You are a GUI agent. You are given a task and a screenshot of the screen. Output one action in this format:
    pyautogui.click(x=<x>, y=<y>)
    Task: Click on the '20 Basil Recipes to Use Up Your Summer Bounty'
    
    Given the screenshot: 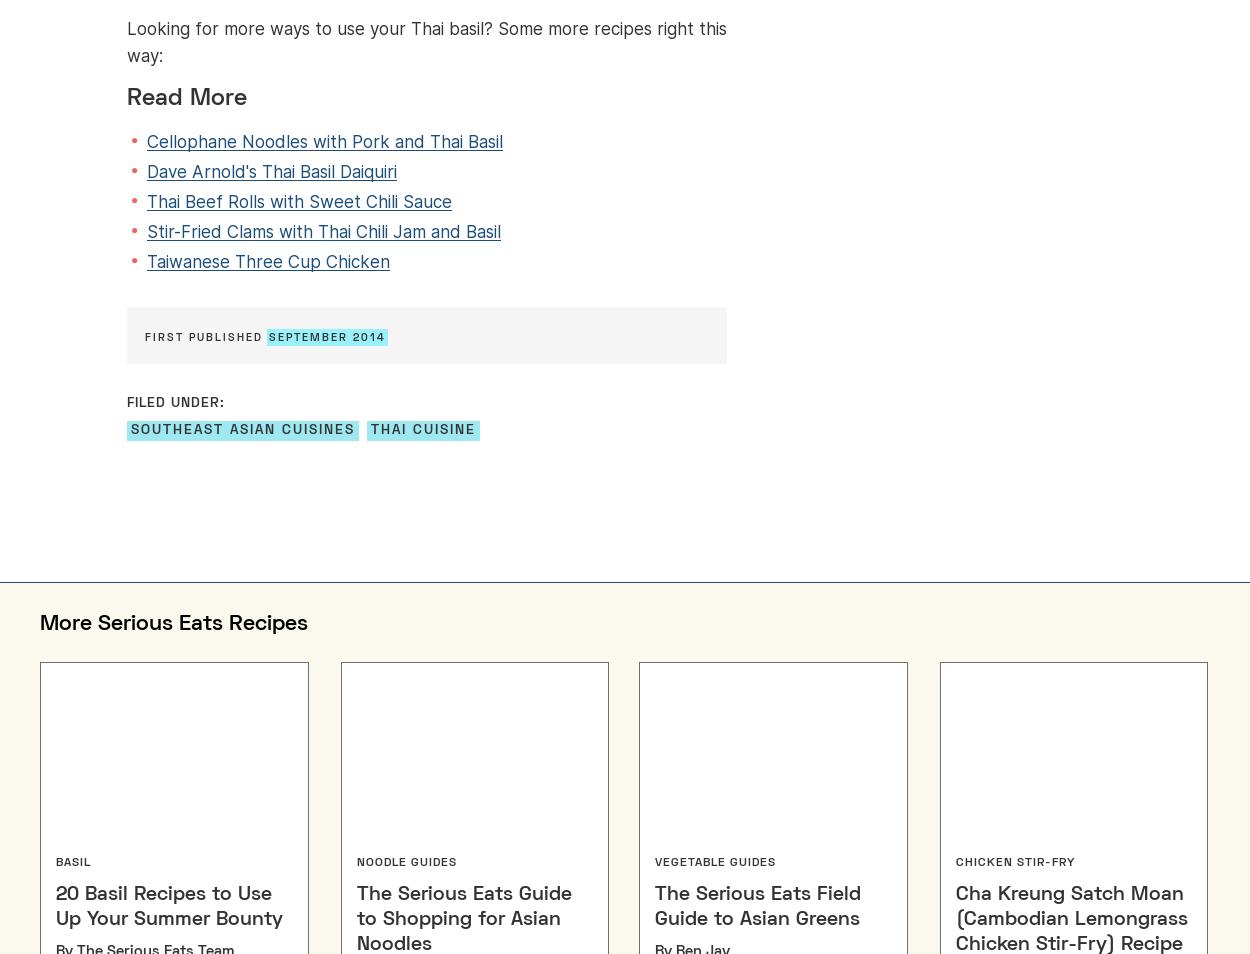 What is the action you would take?
    pyautogui.click(x=169, y=906)
    